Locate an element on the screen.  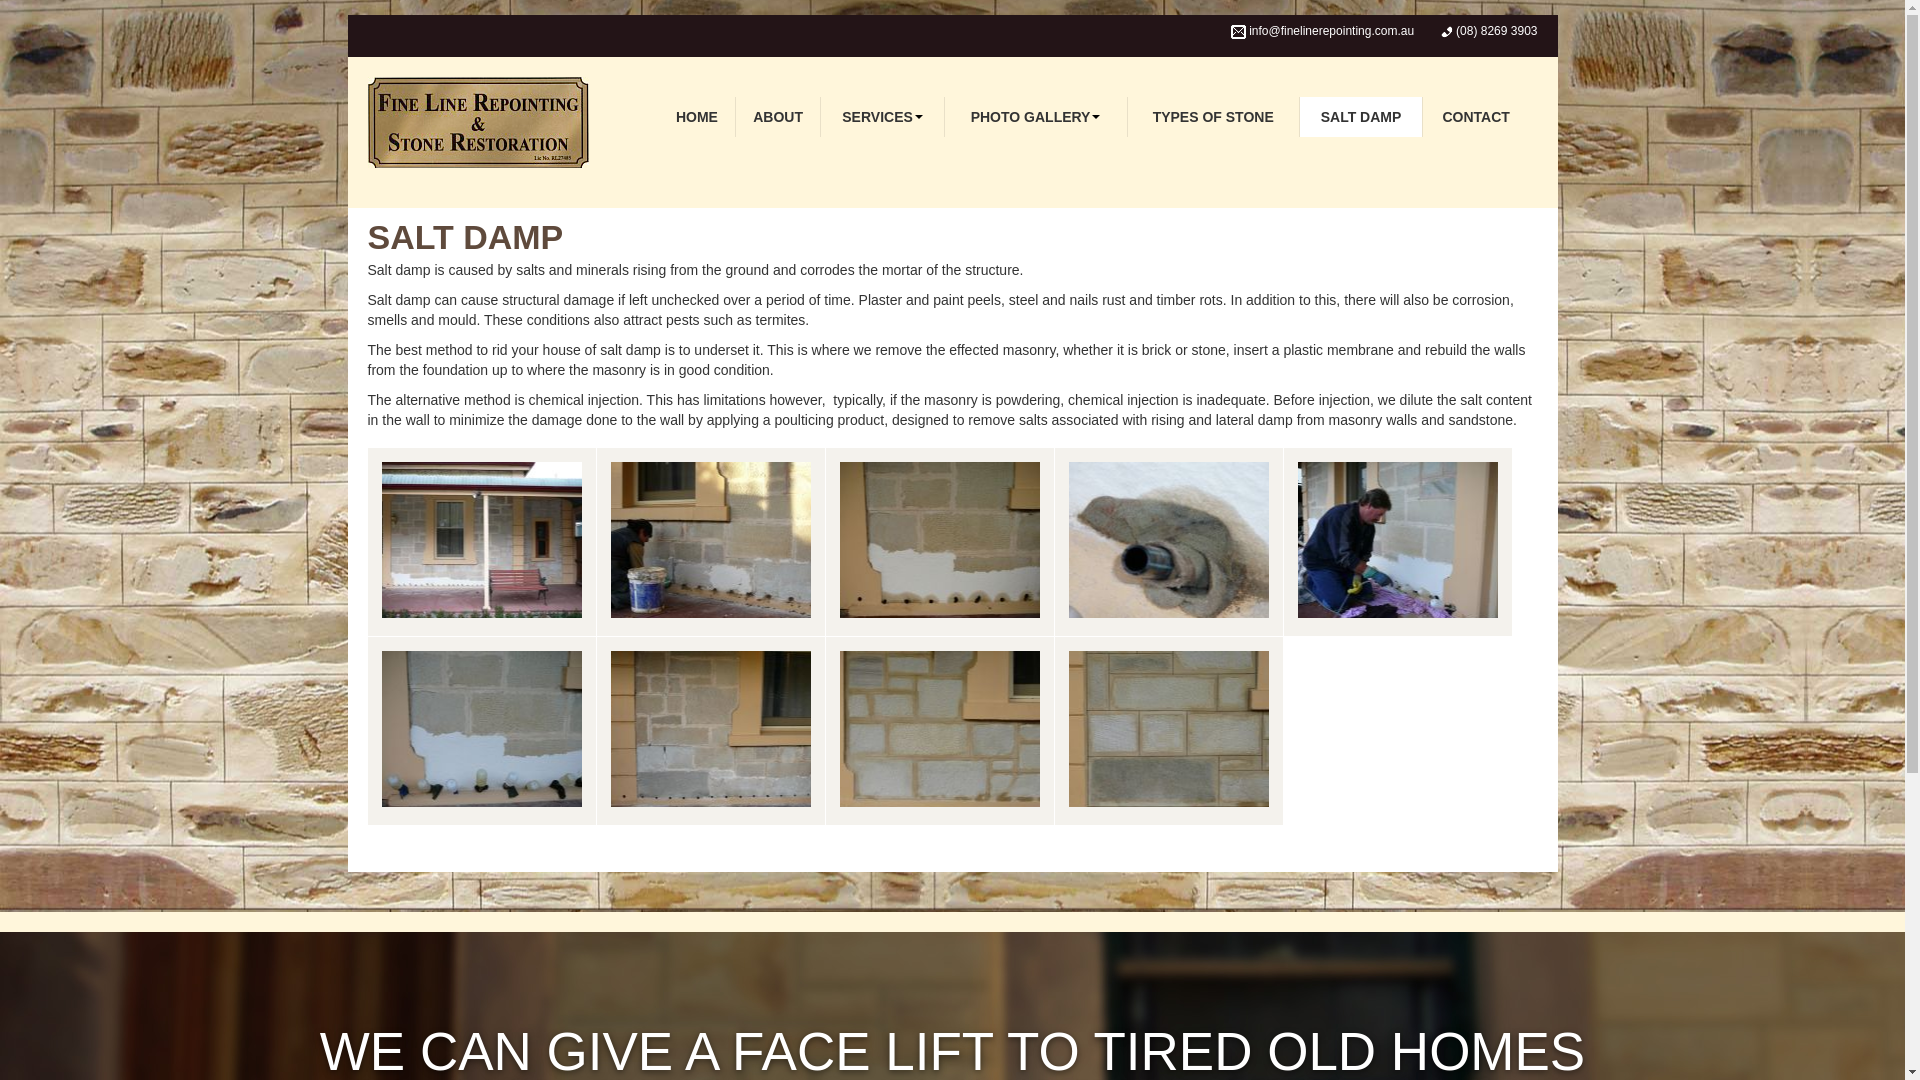
'SERVICES' is located at coordinates (881, 116).